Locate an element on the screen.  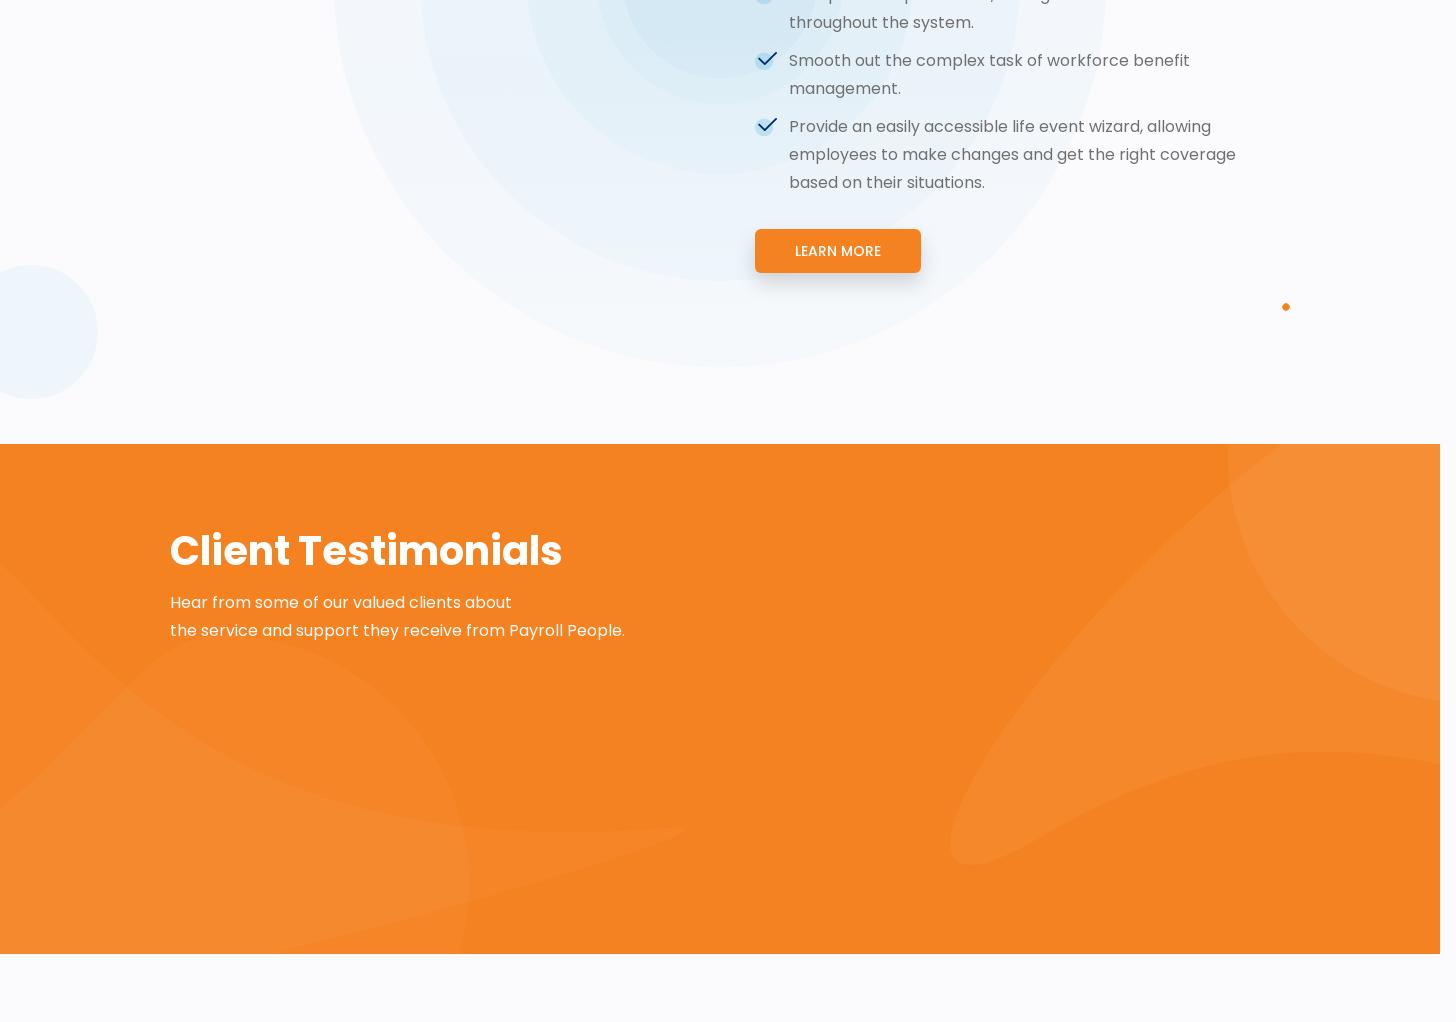
'Carrier Connection' is located at coordinates (351, 125).